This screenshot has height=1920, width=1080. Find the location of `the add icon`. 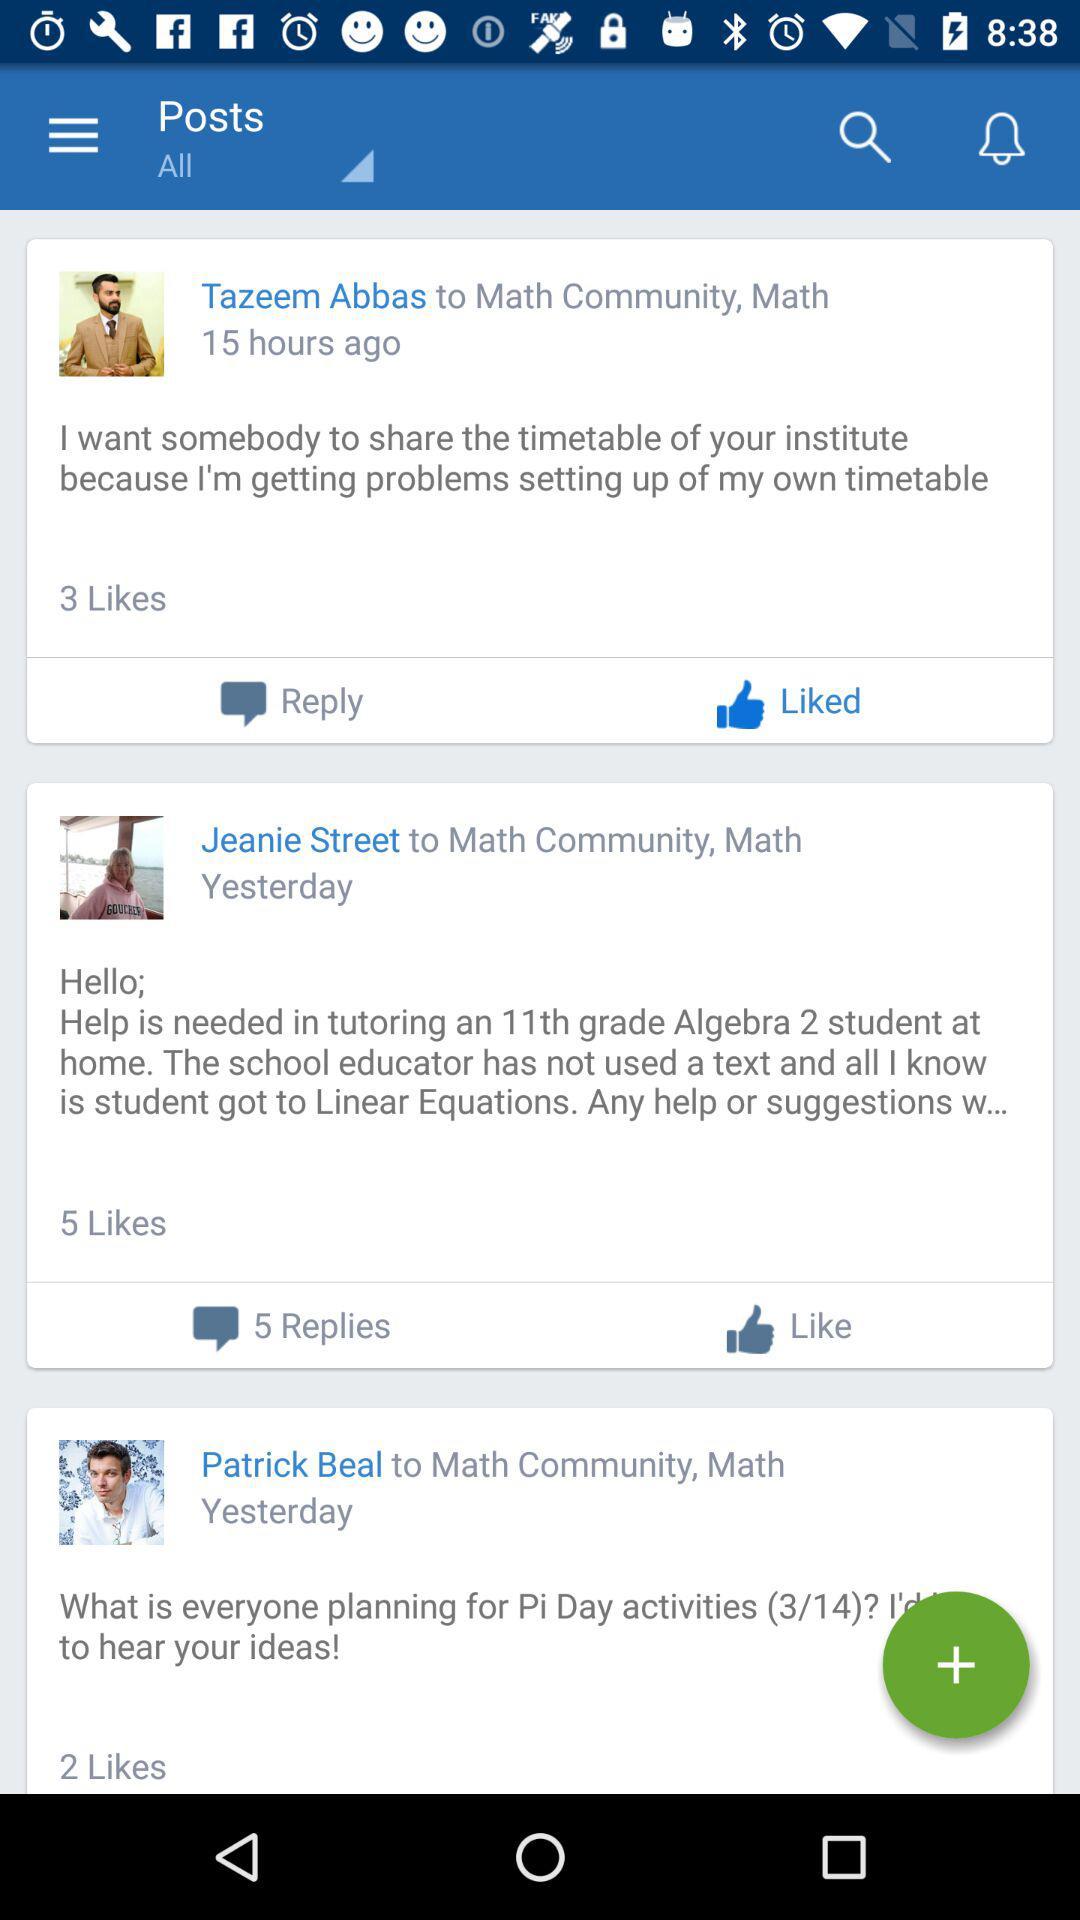

the add icon is located at coordinates (955, 1665).